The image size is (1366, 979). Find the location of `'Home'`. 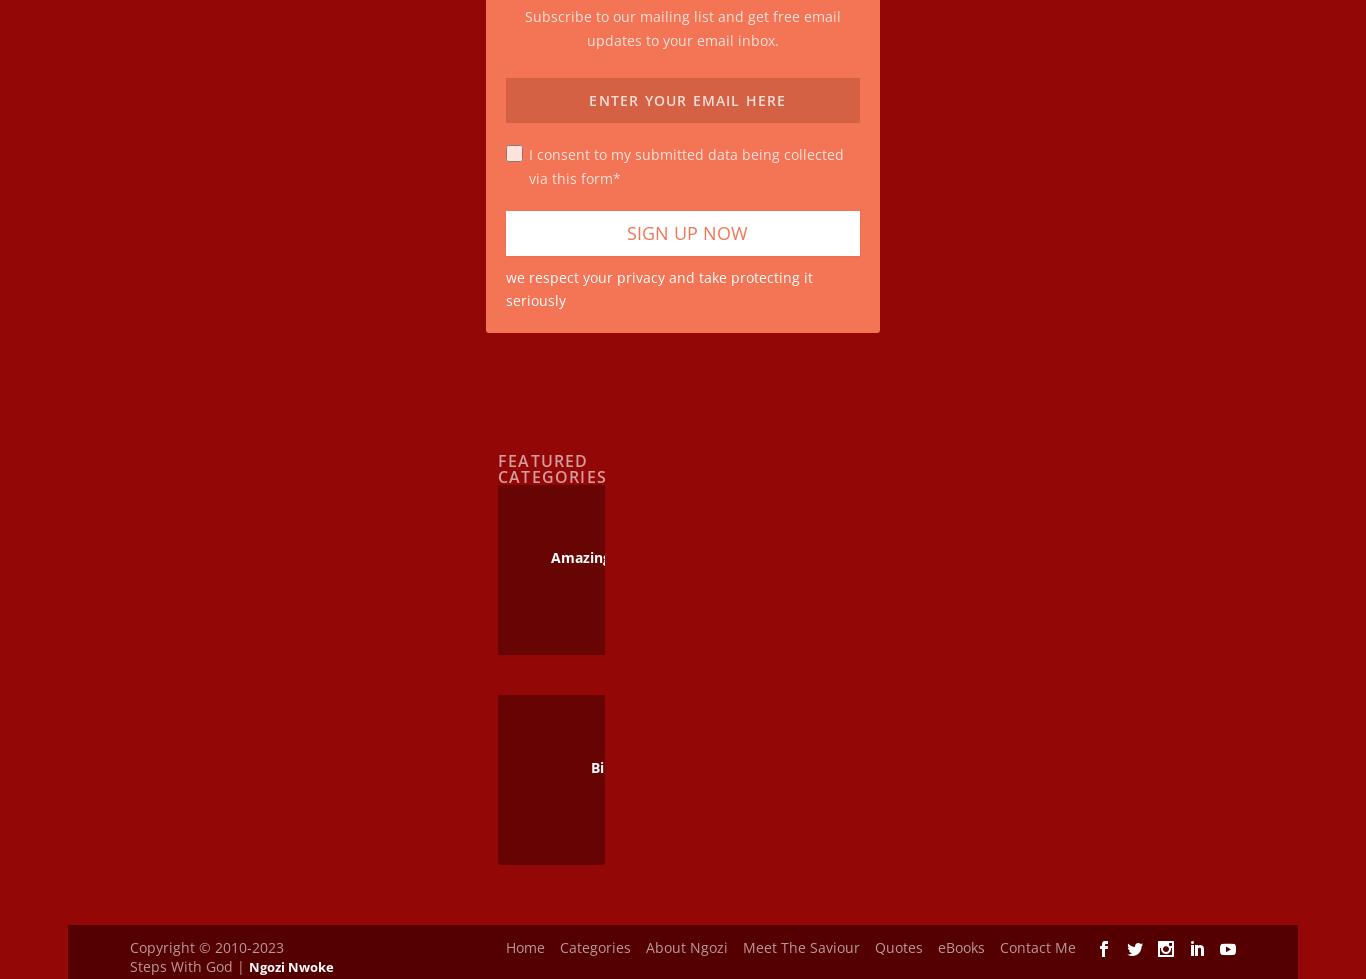

'Home' is located at coordinates (525, 933).